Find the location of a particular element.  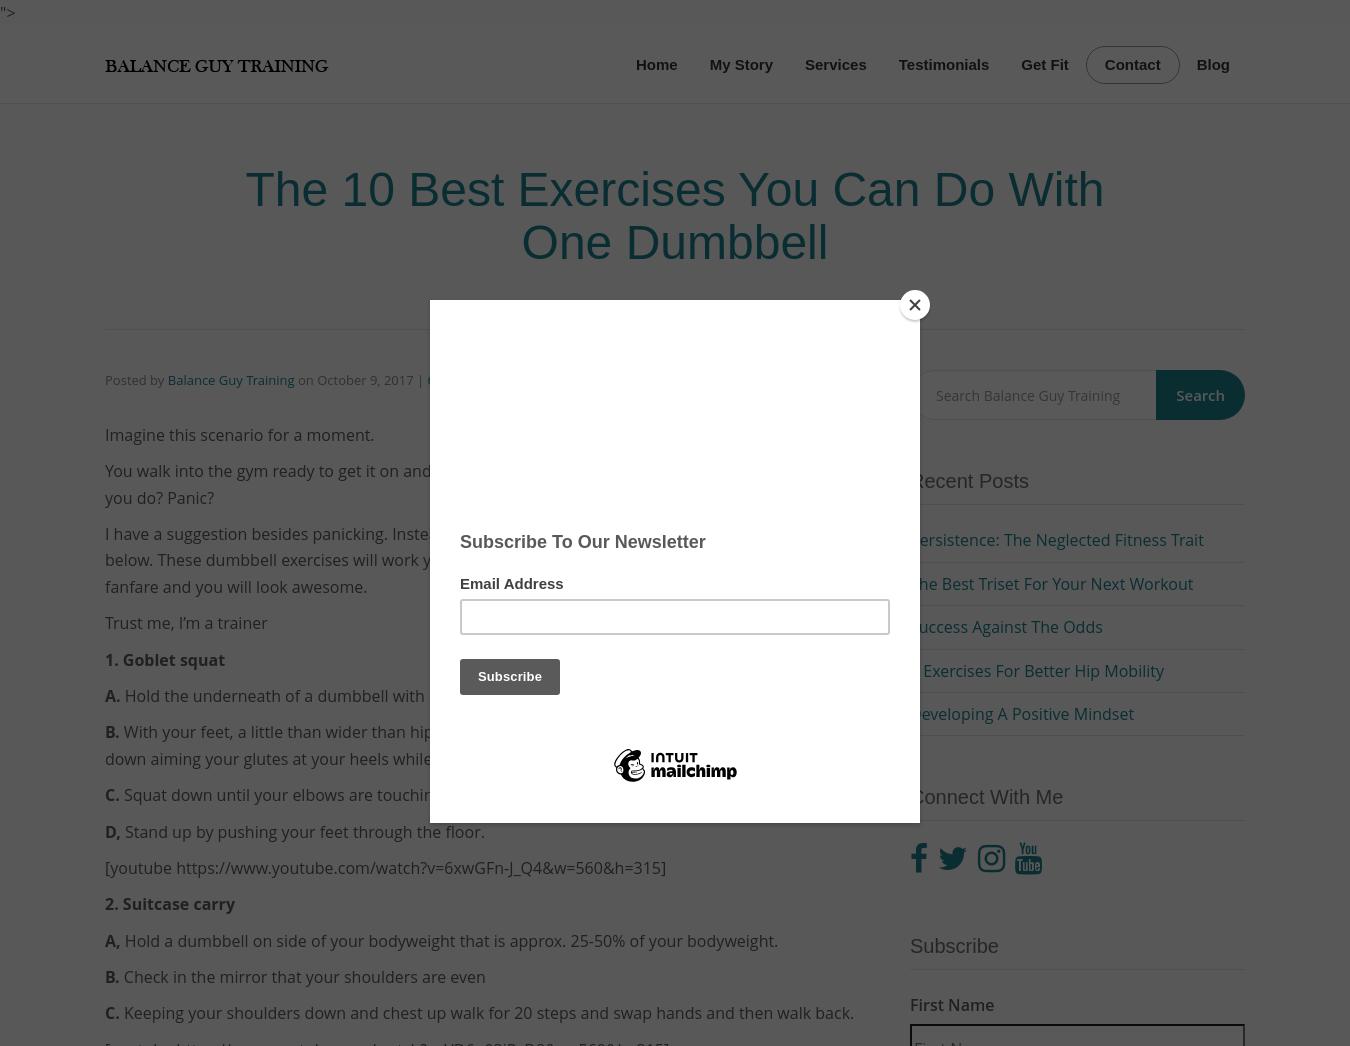

'A,' is located at coordinates (114, 940).